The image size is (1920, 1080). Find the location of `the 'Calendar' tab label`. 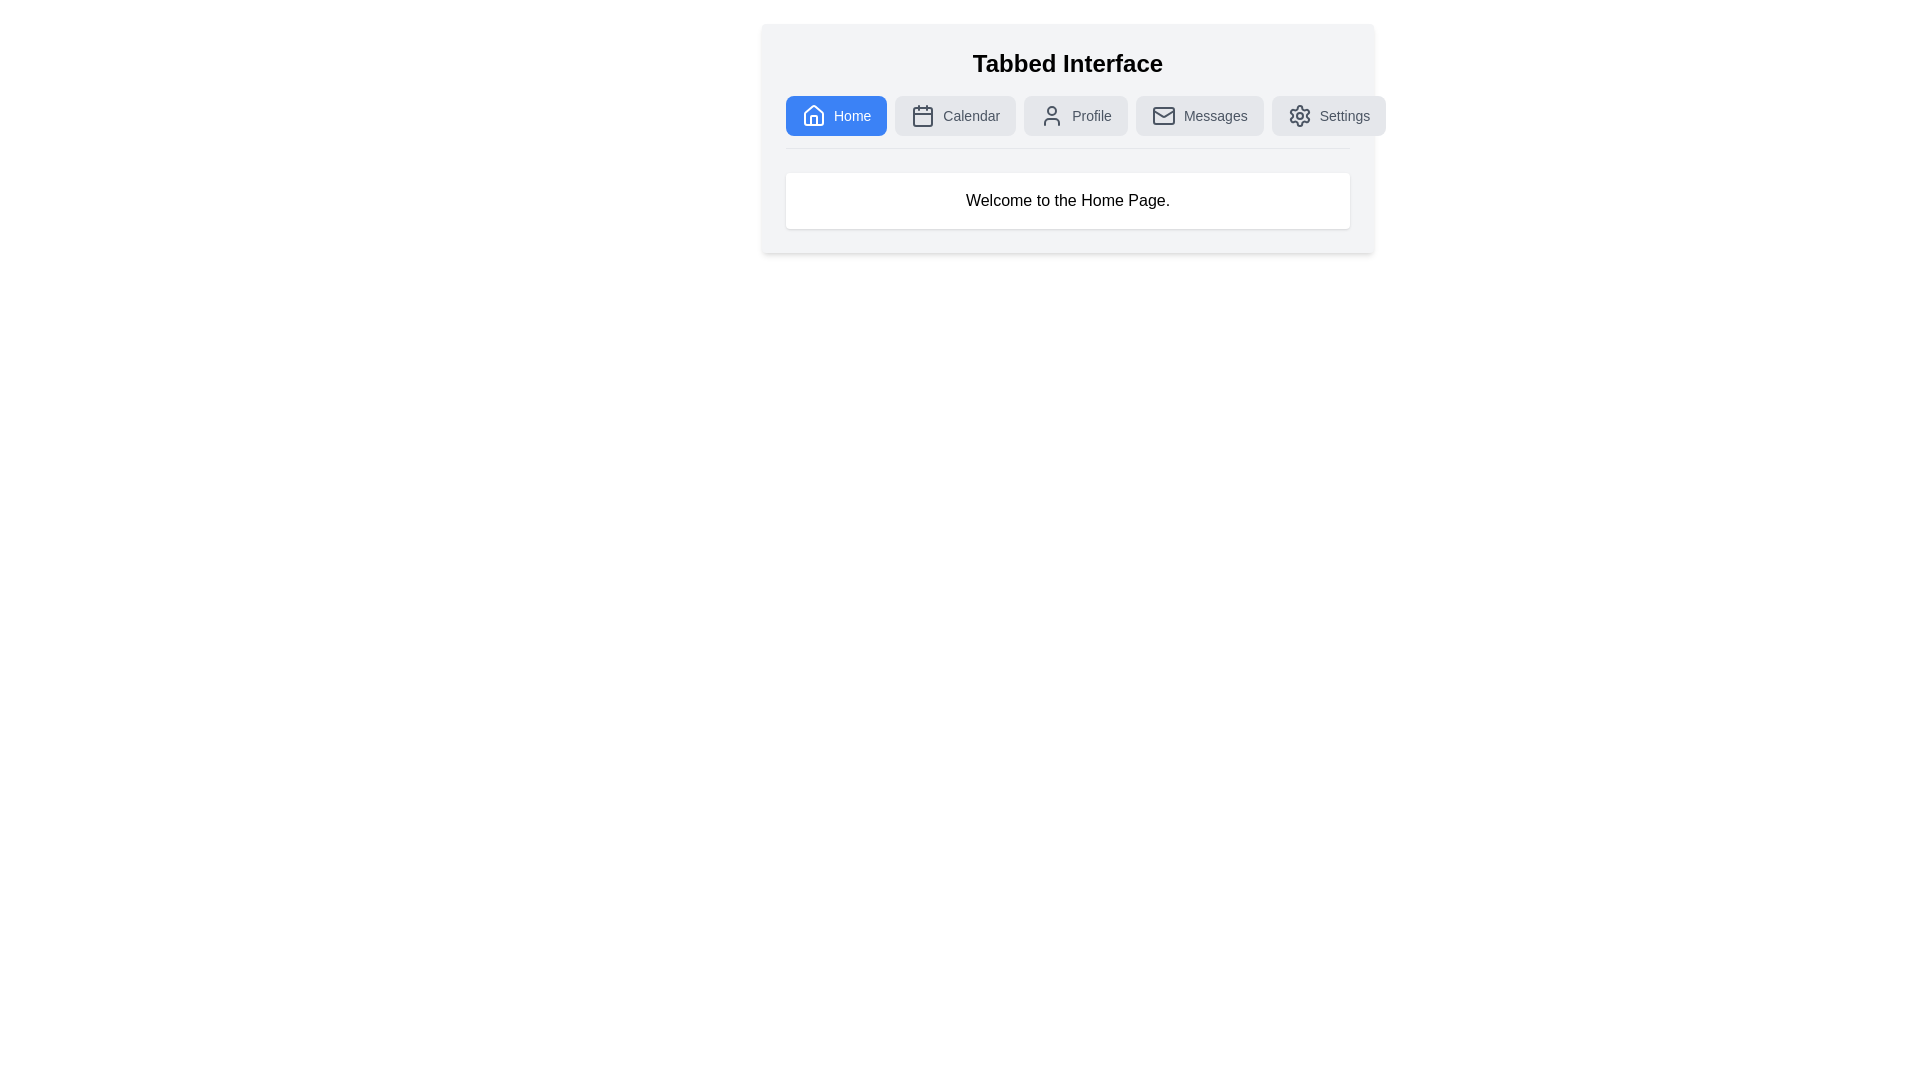

the 'Calendar' tab label is located at coordinates (971, 115).